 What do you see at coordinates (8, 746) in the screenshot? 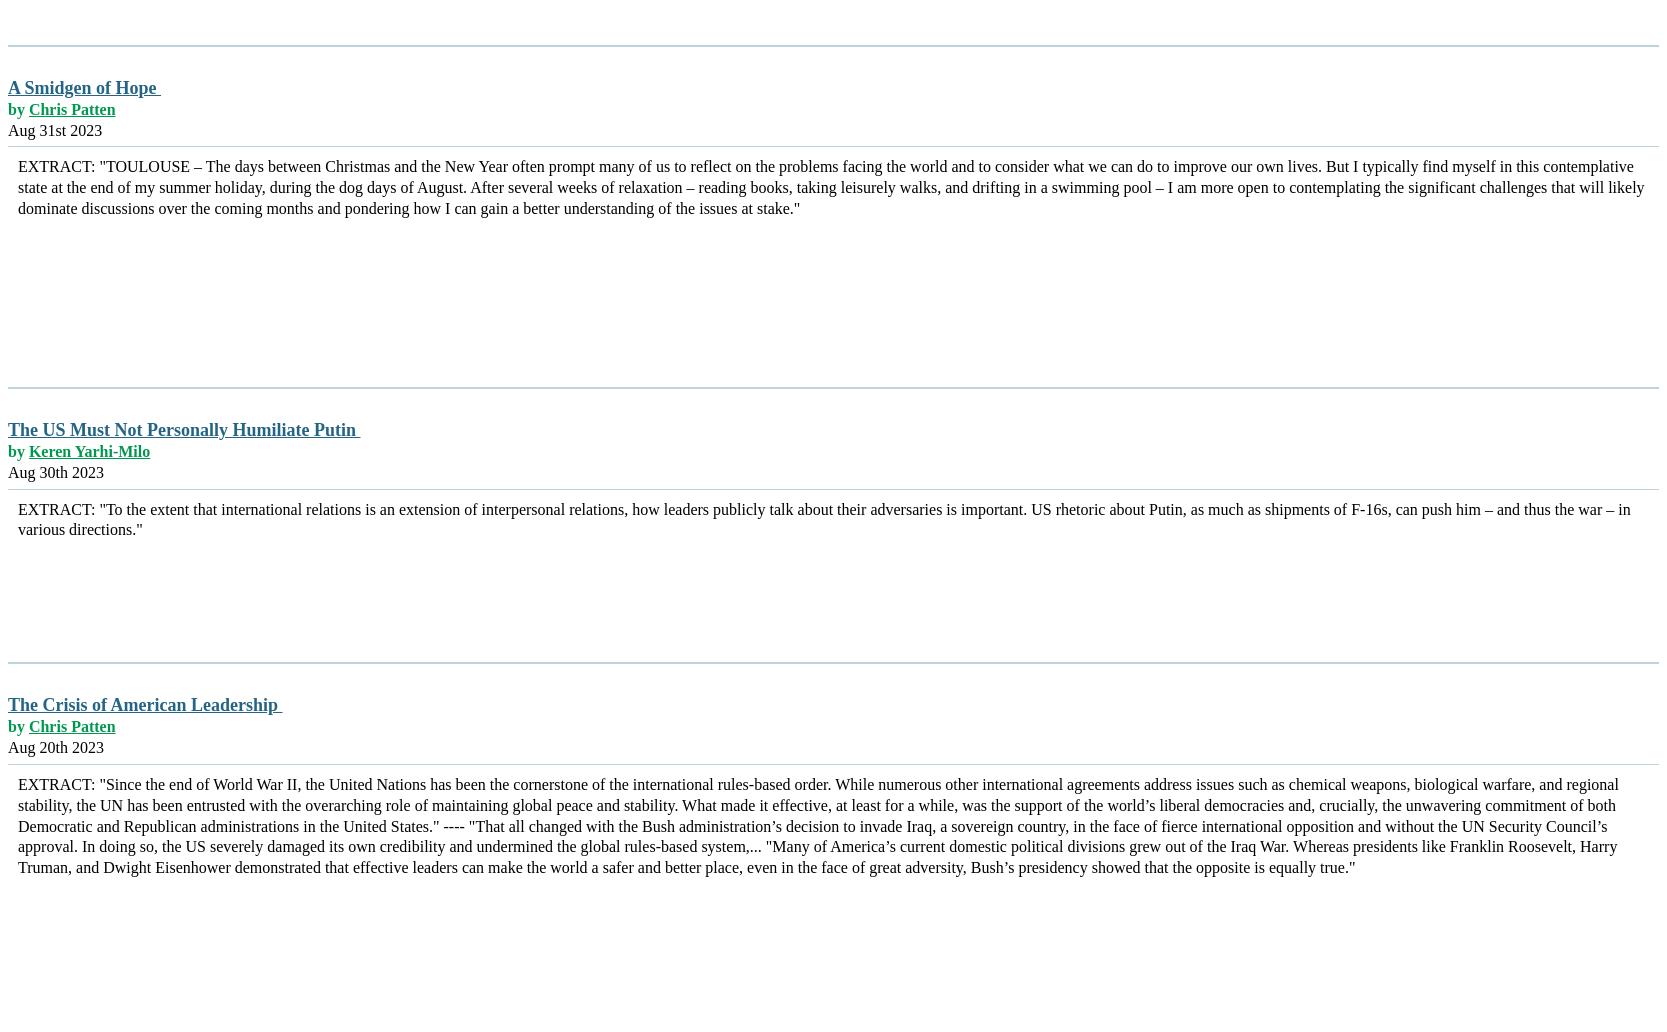
I see `'Aug 20th 2023'` at bounding box center [8, 746].